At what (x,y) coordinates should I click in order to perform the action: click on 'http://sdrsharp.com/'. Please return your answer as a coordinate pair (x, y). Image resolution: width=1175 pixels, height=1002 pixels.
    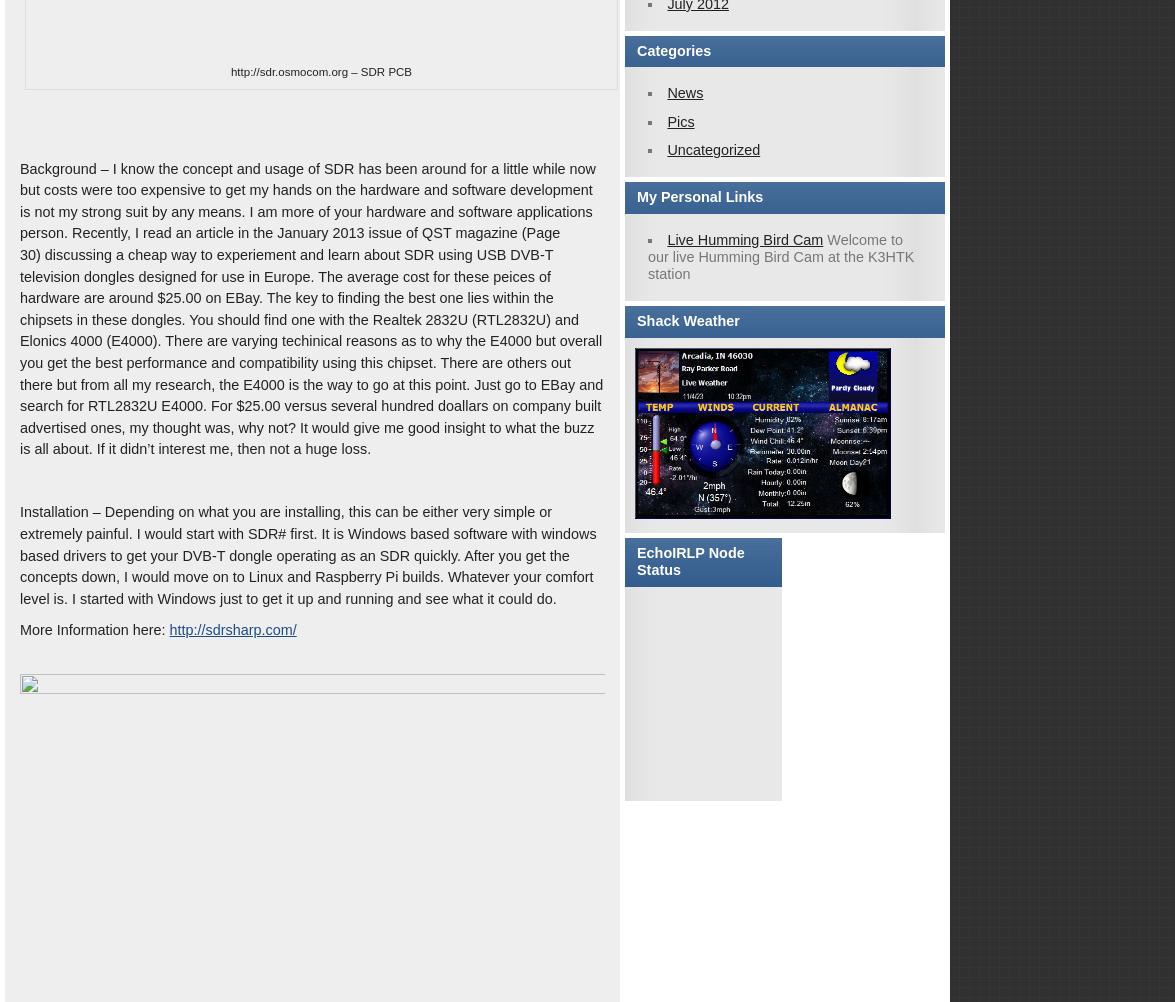
    Looking at the image, I should click on (232, 628).